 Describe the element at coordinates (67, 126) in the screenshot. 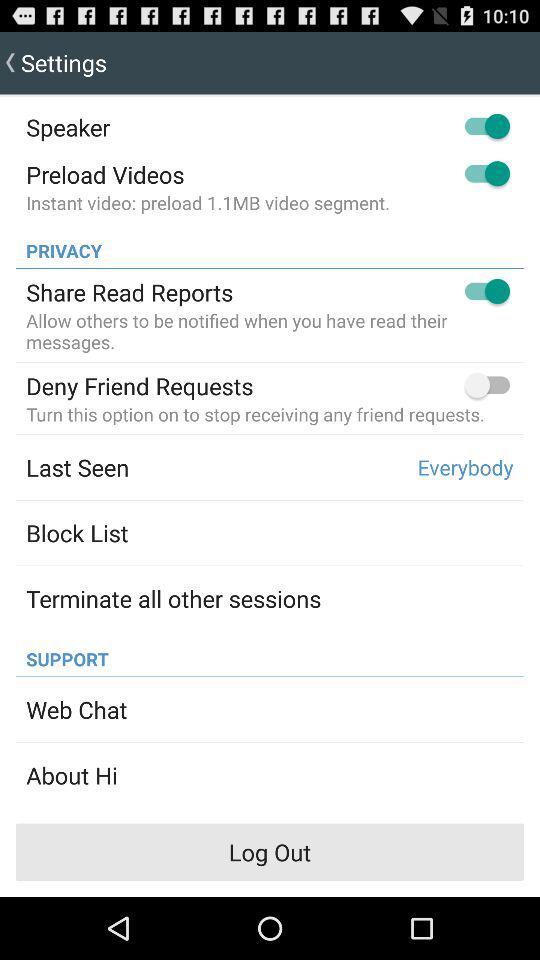

I see `the speaker app` at that location.